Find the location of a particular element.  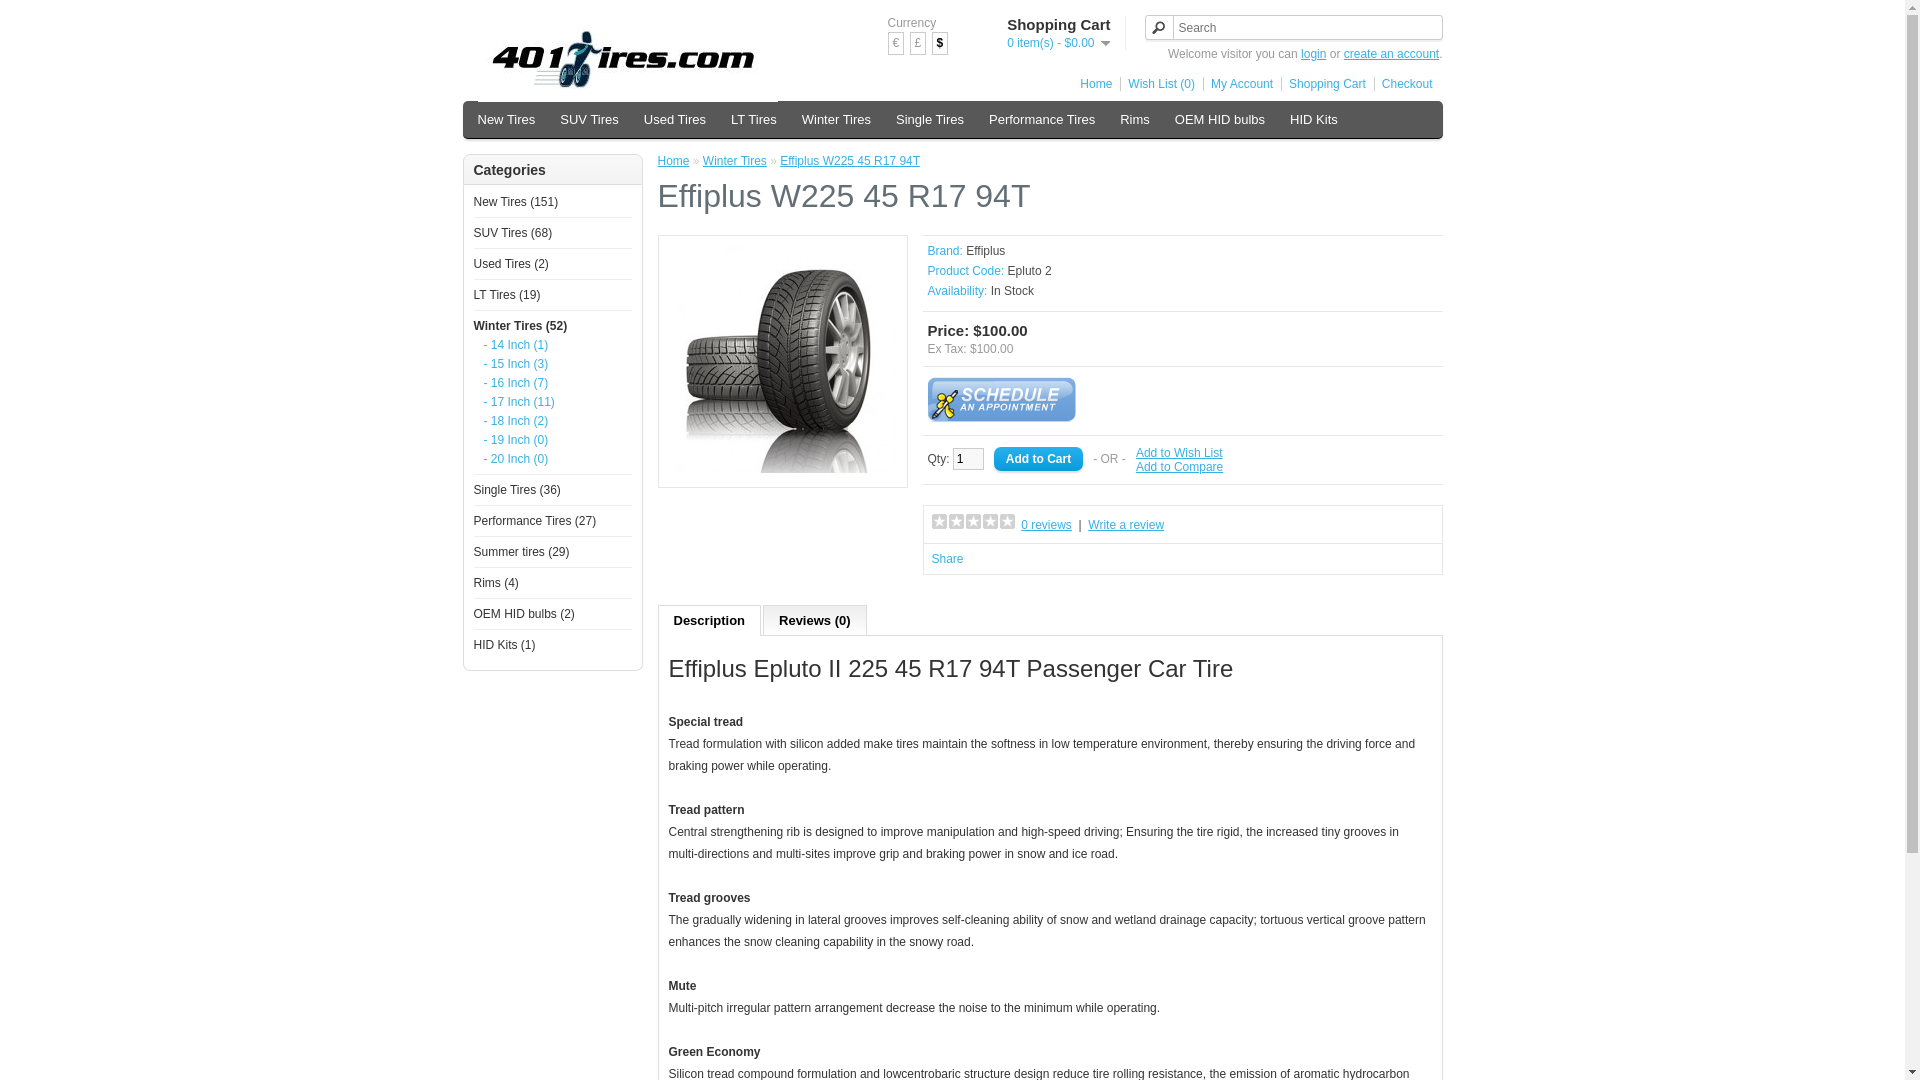

'New Tires' is located at coordinates (507, 119).